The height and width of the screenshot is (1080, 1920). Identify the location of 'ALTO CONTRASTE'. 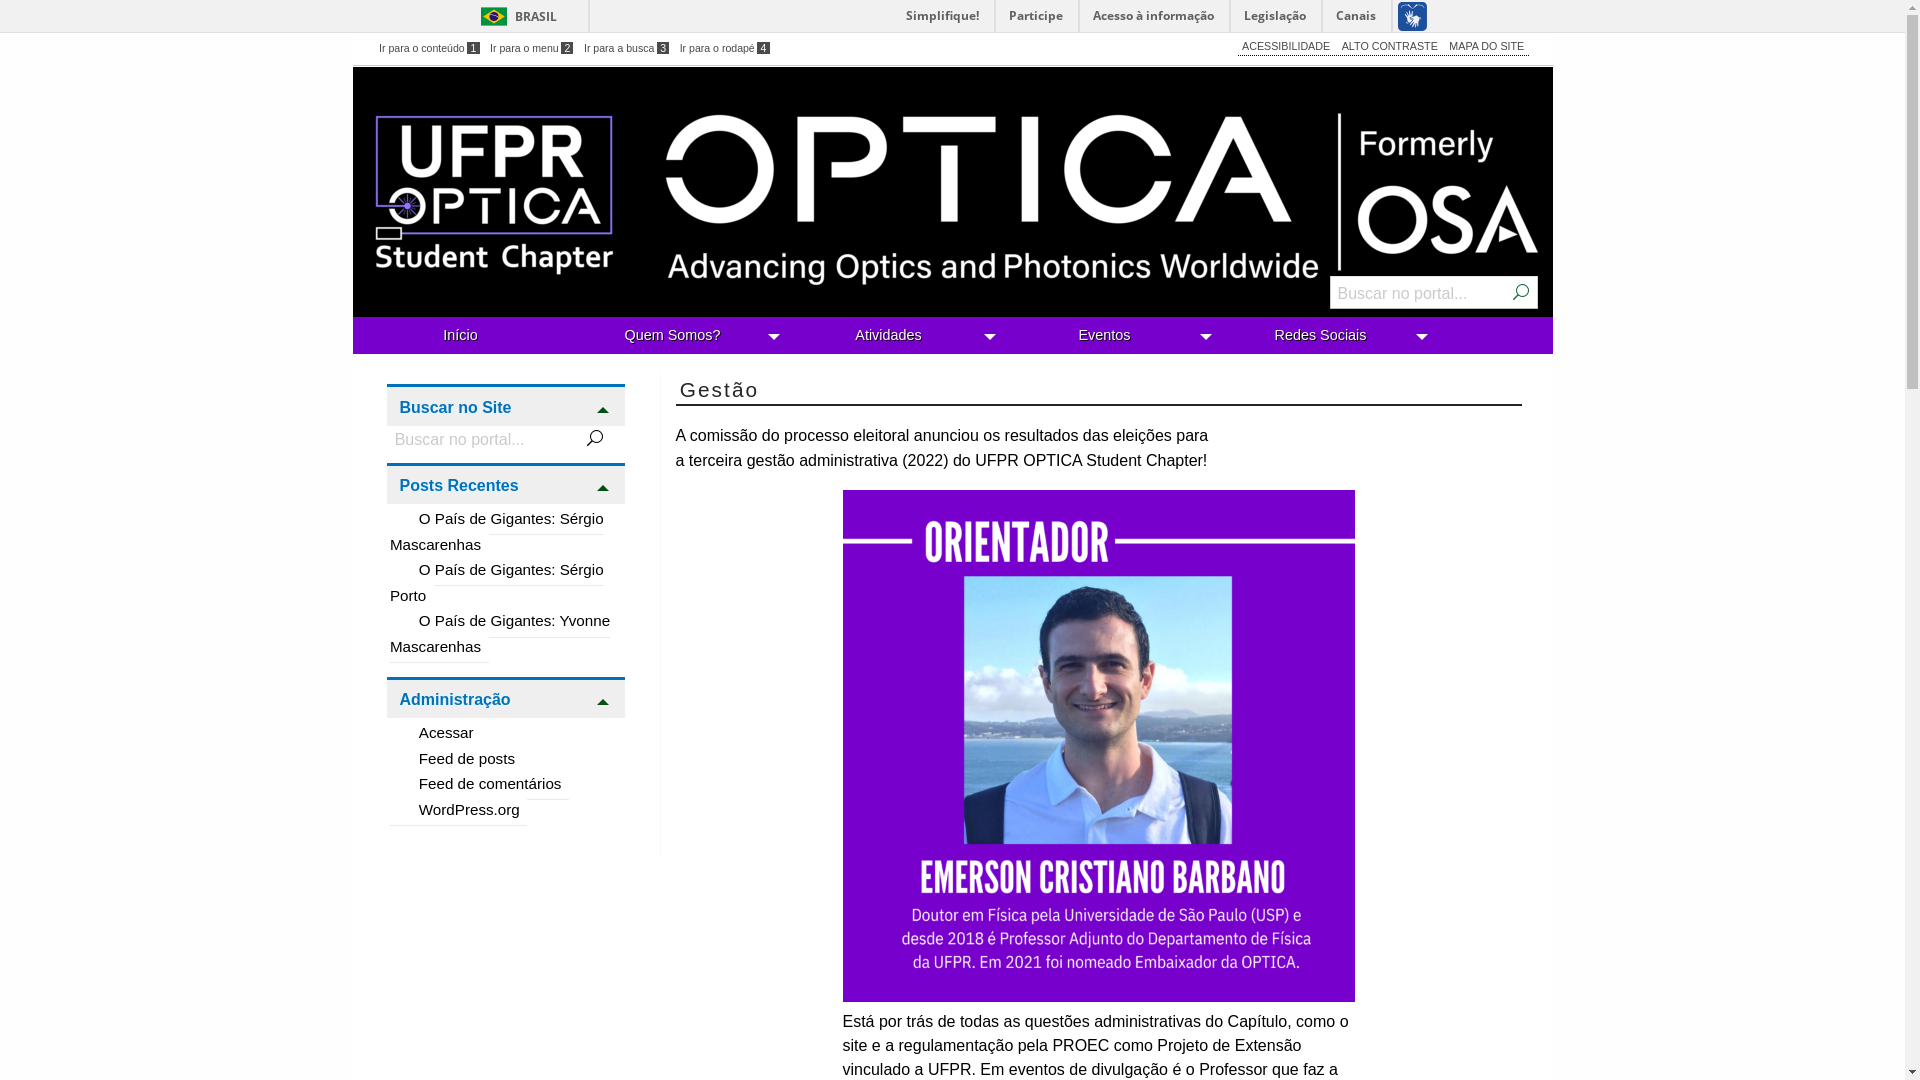
(1388, 45).